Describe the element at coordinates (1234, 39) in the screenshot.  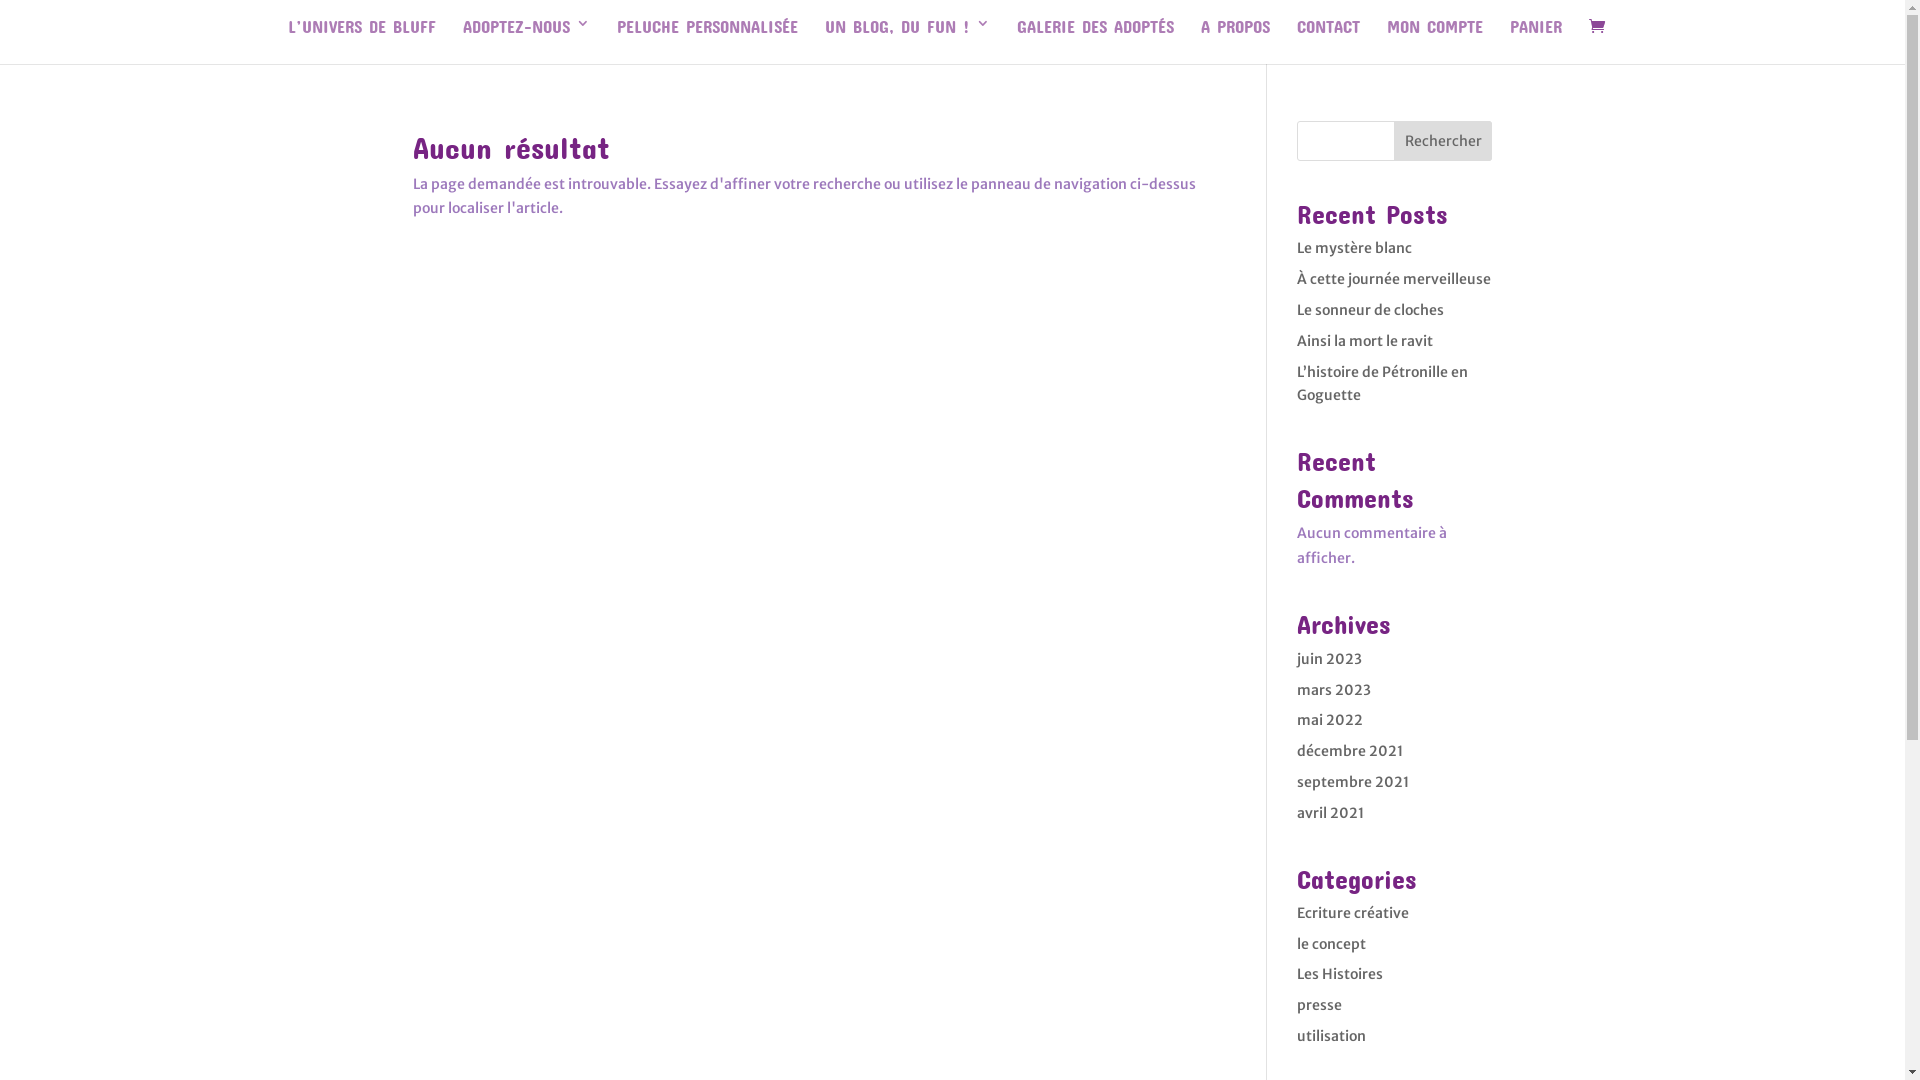
I see `'A PROPOS'` at that location.